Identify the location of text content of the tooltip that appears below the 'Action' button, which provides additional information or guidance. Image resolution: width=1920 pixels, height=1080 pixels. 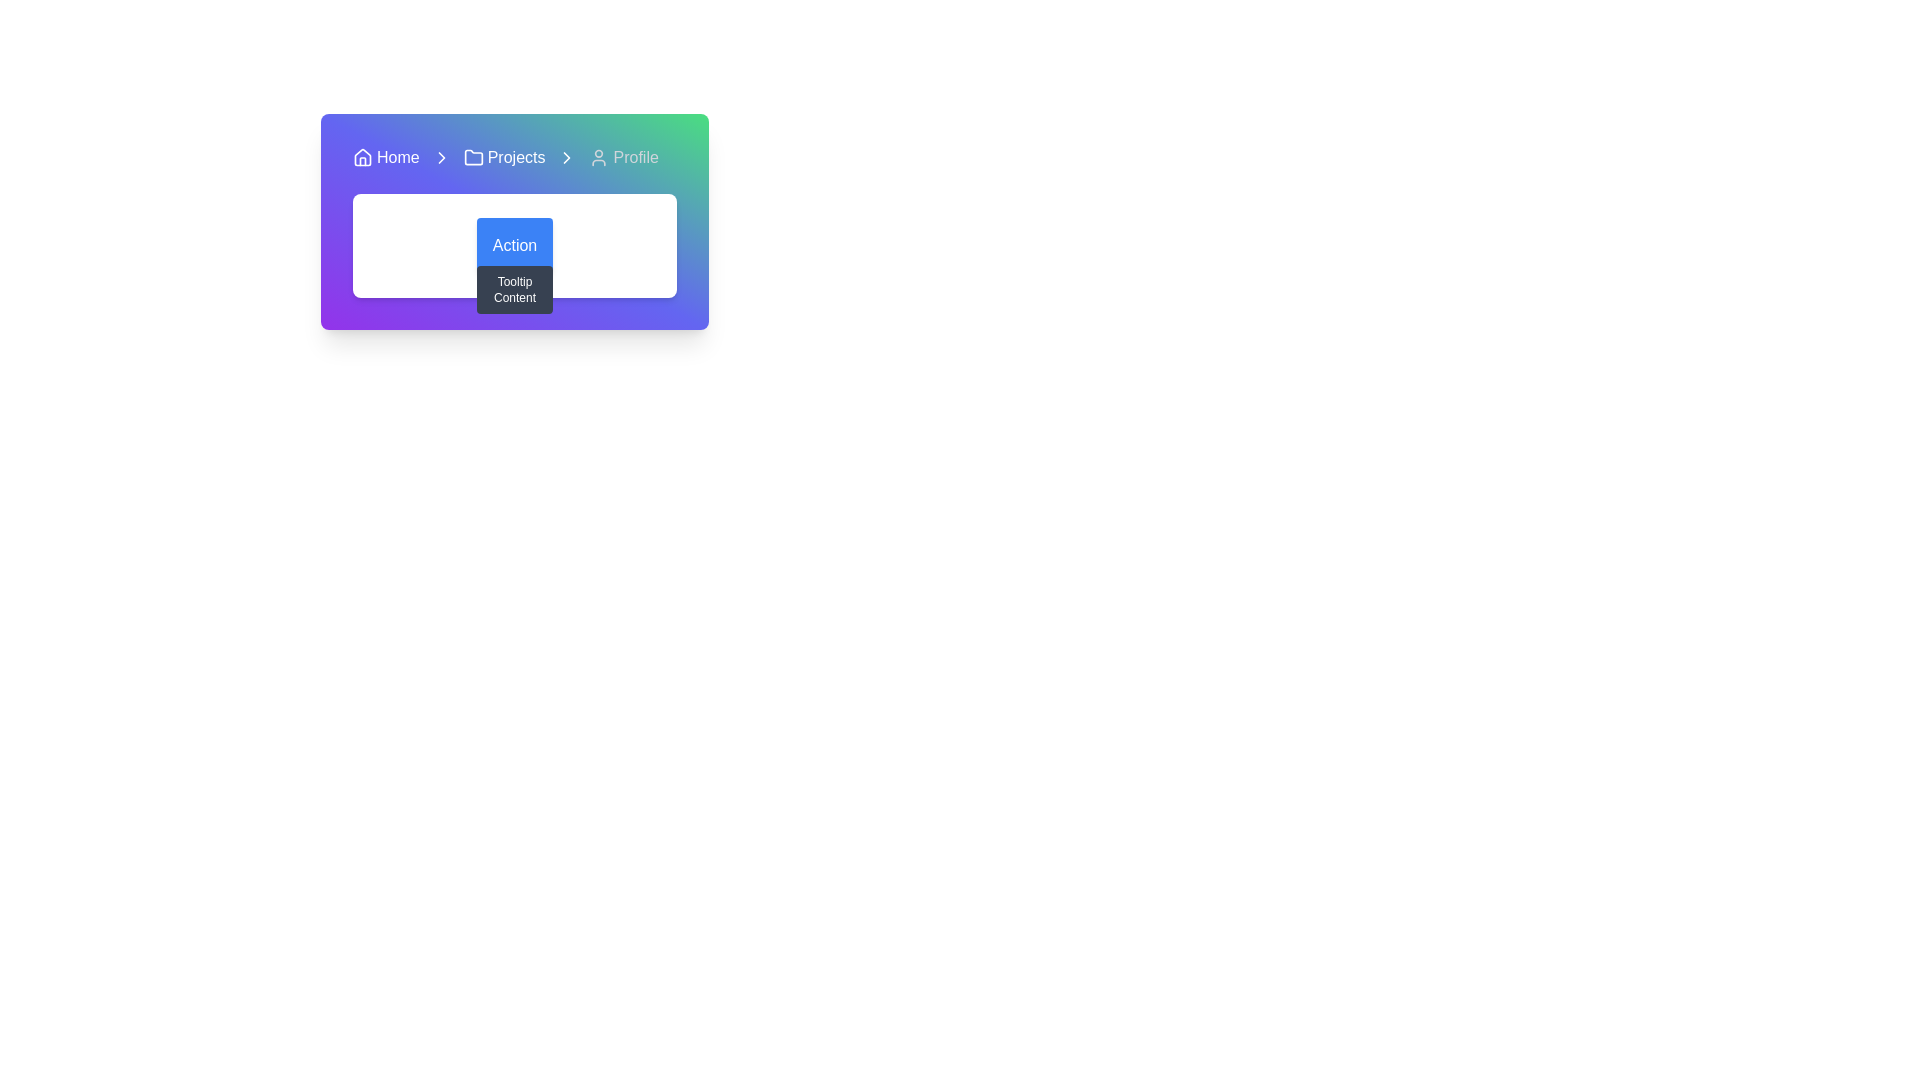
(514, 289).